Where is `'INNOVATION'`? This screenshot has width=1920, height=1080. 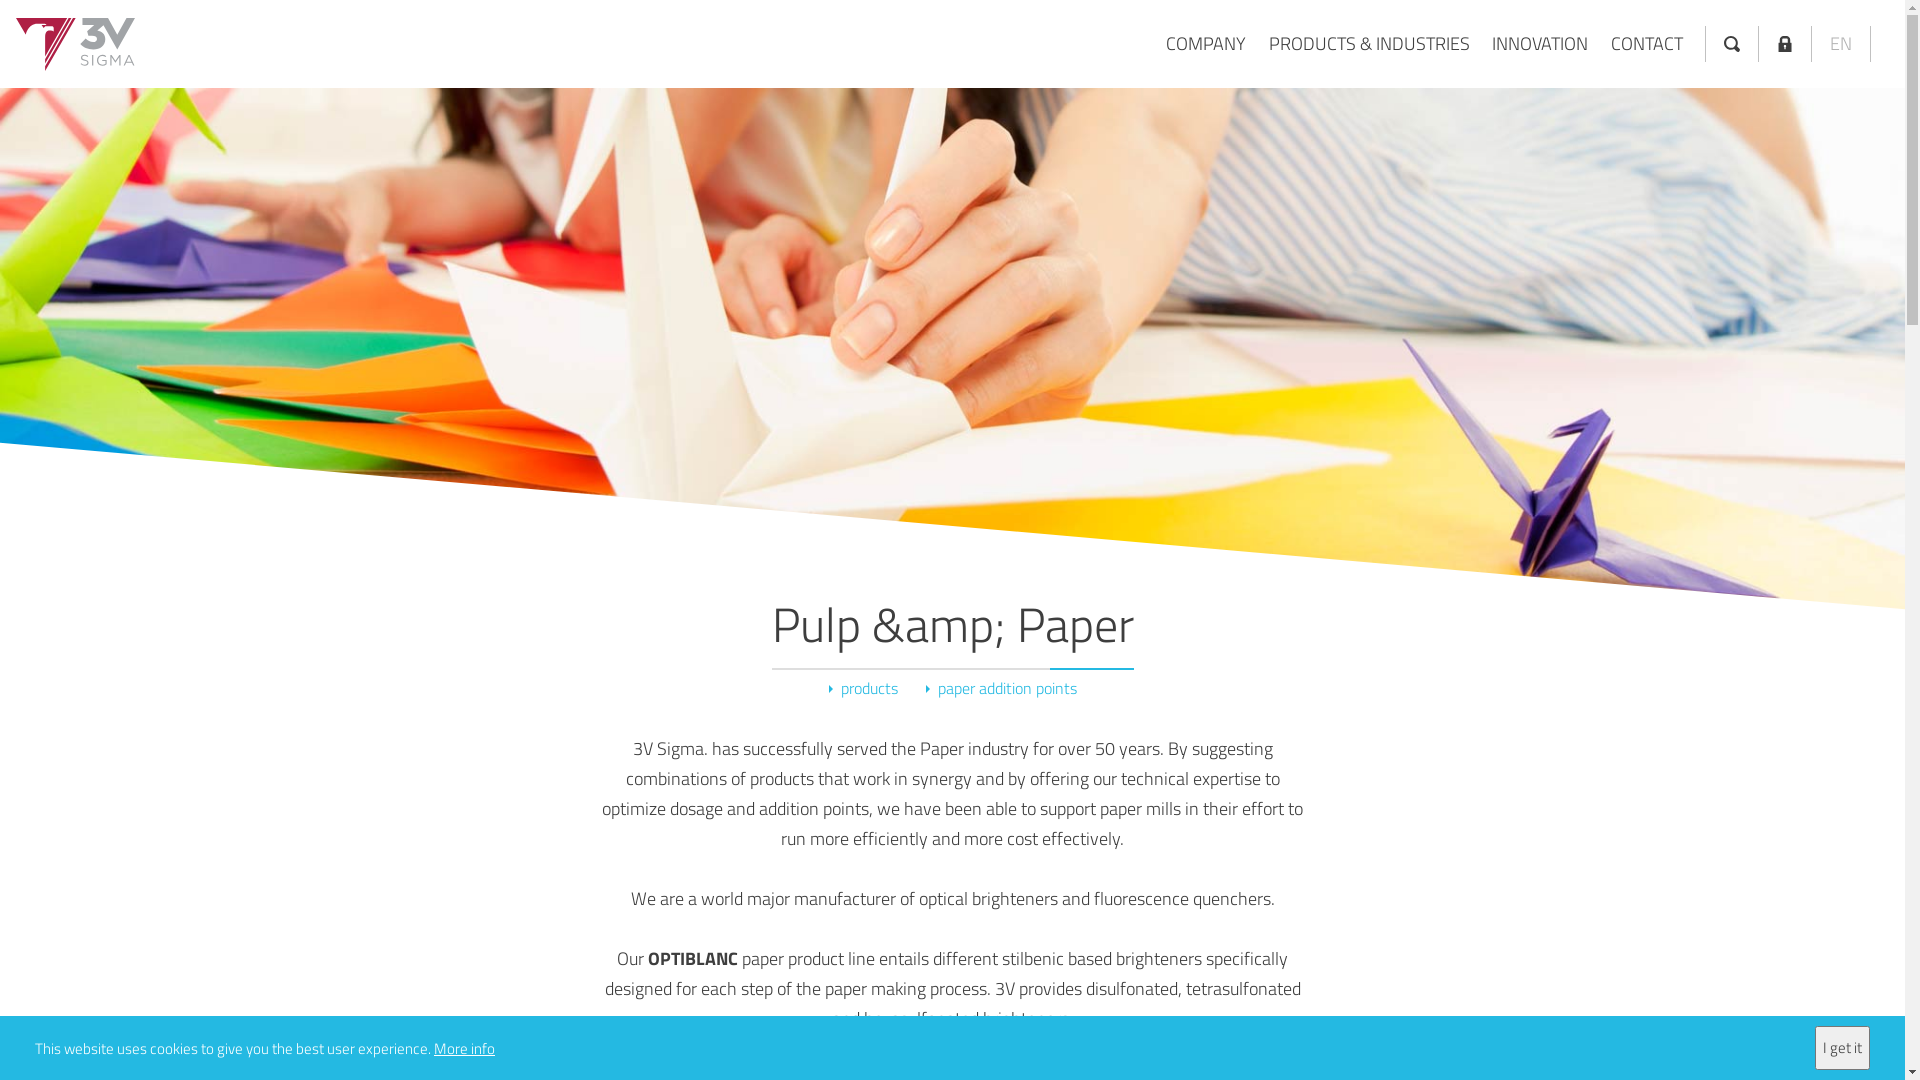
'INNOVATION' is located at coordinates (1539, 43).